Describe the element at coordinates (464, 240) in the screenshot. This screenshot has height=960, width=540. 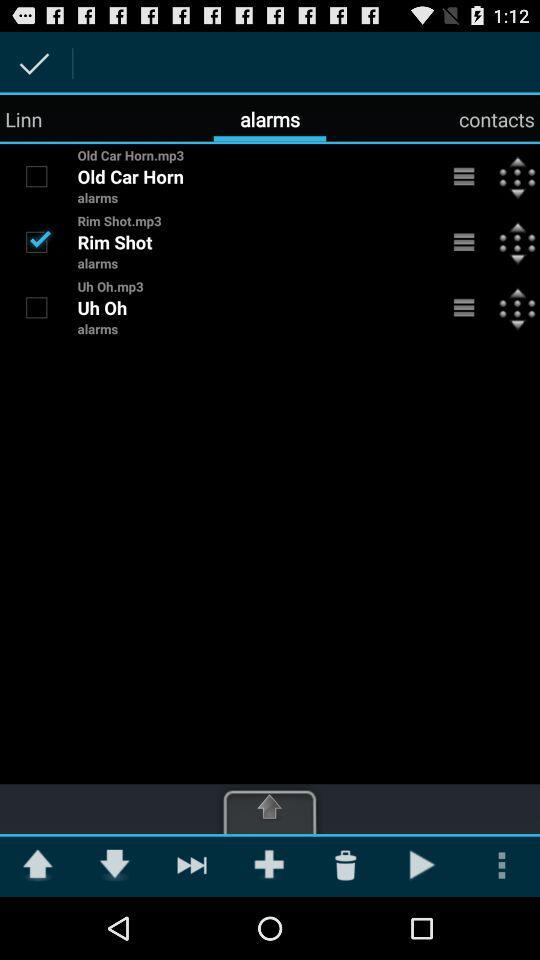
I see `alarm` at that location.